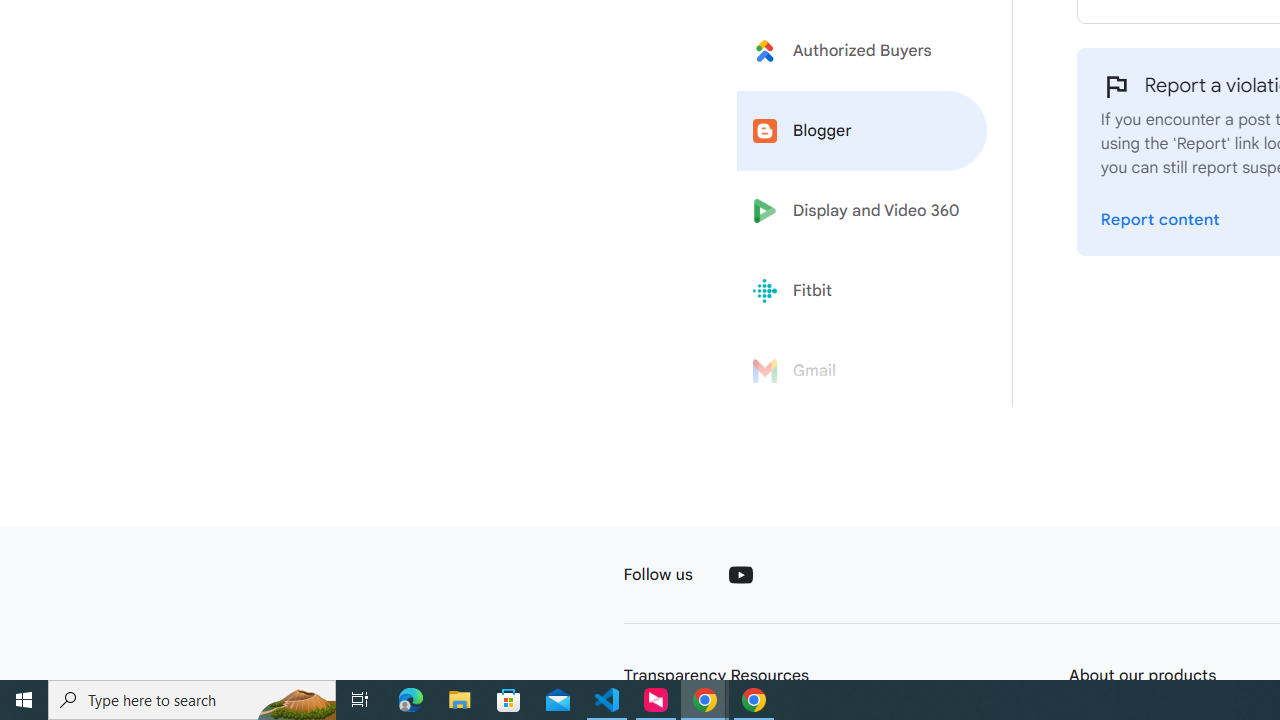 This screenshot has height=720, width=1280. I want to click on 'Fitbit', so click(862, 291).